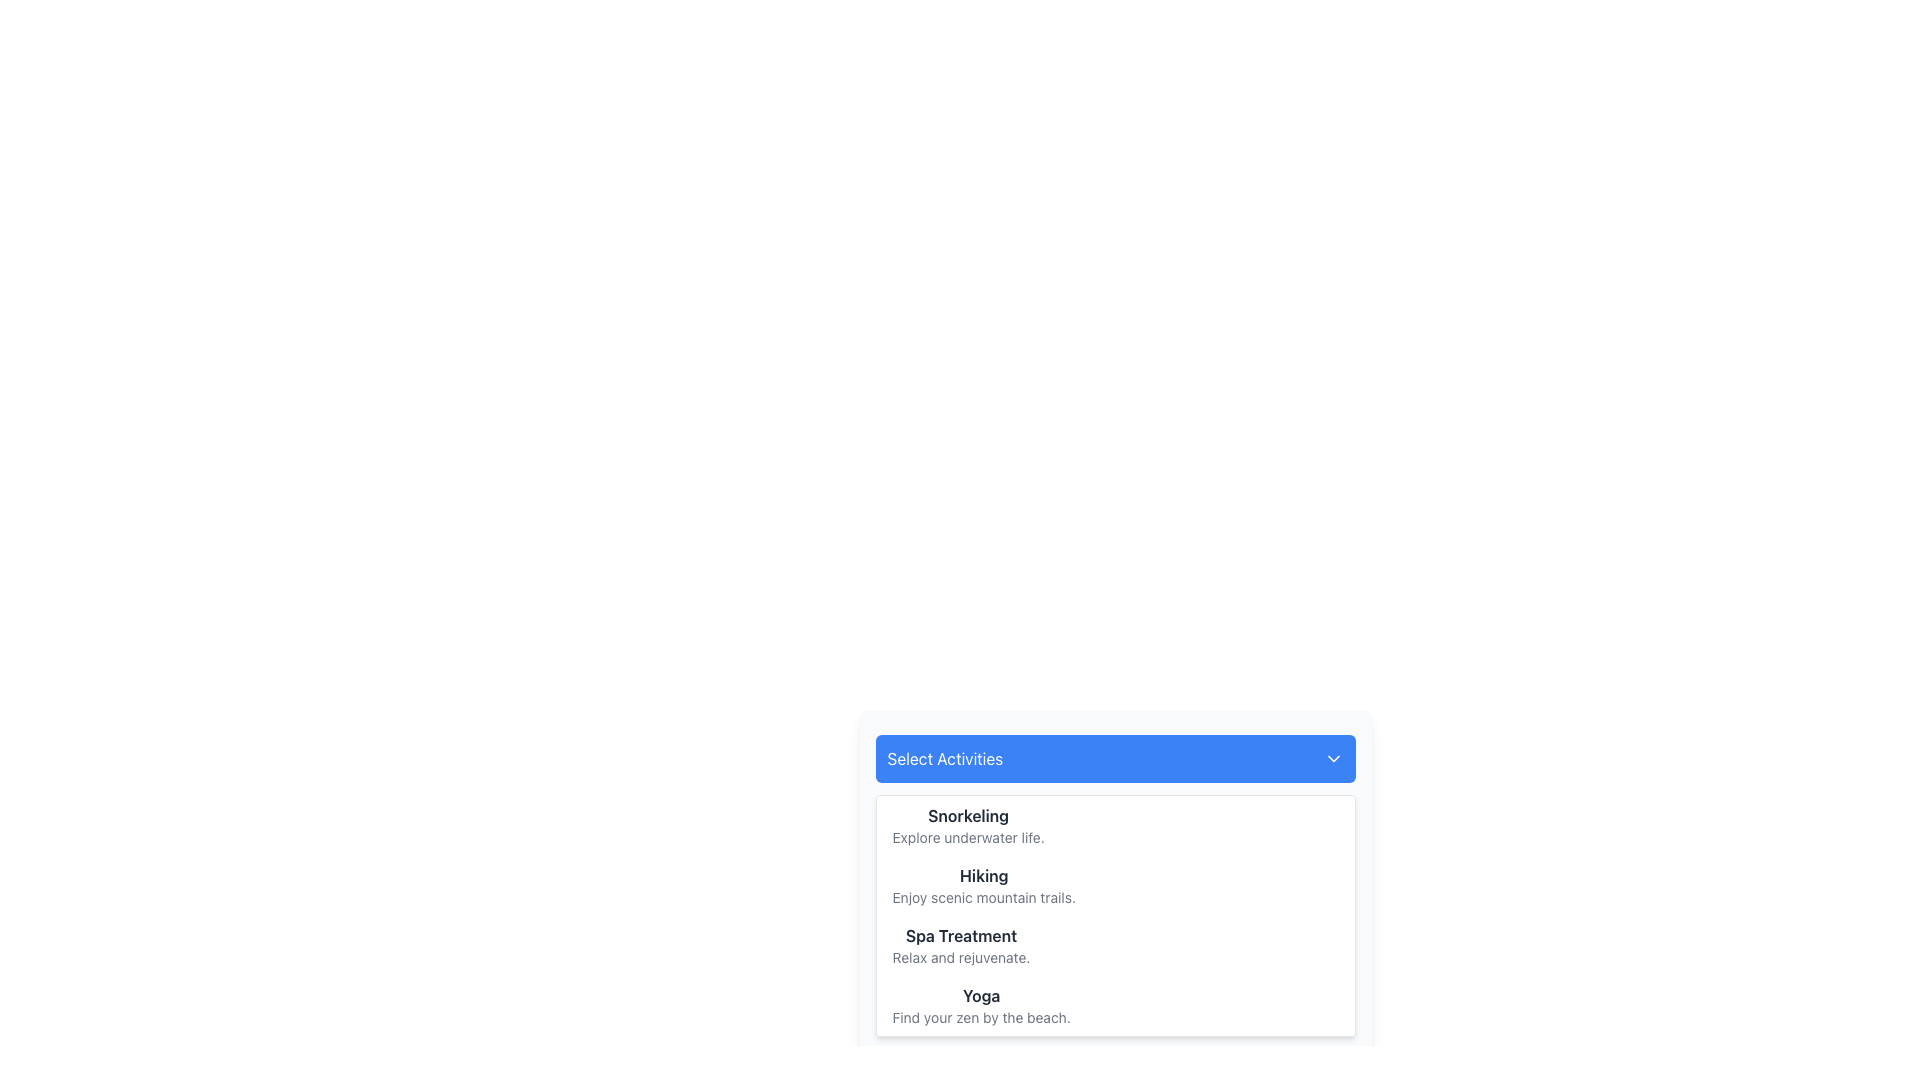 Image resolution: width=1920 pixels, height=1080 pixels. Describe the element at coordinates (1333, 759) in the screenshot. I see `the icon button located at the far right of the blue bar labeled 'Select Activities'` at that location.